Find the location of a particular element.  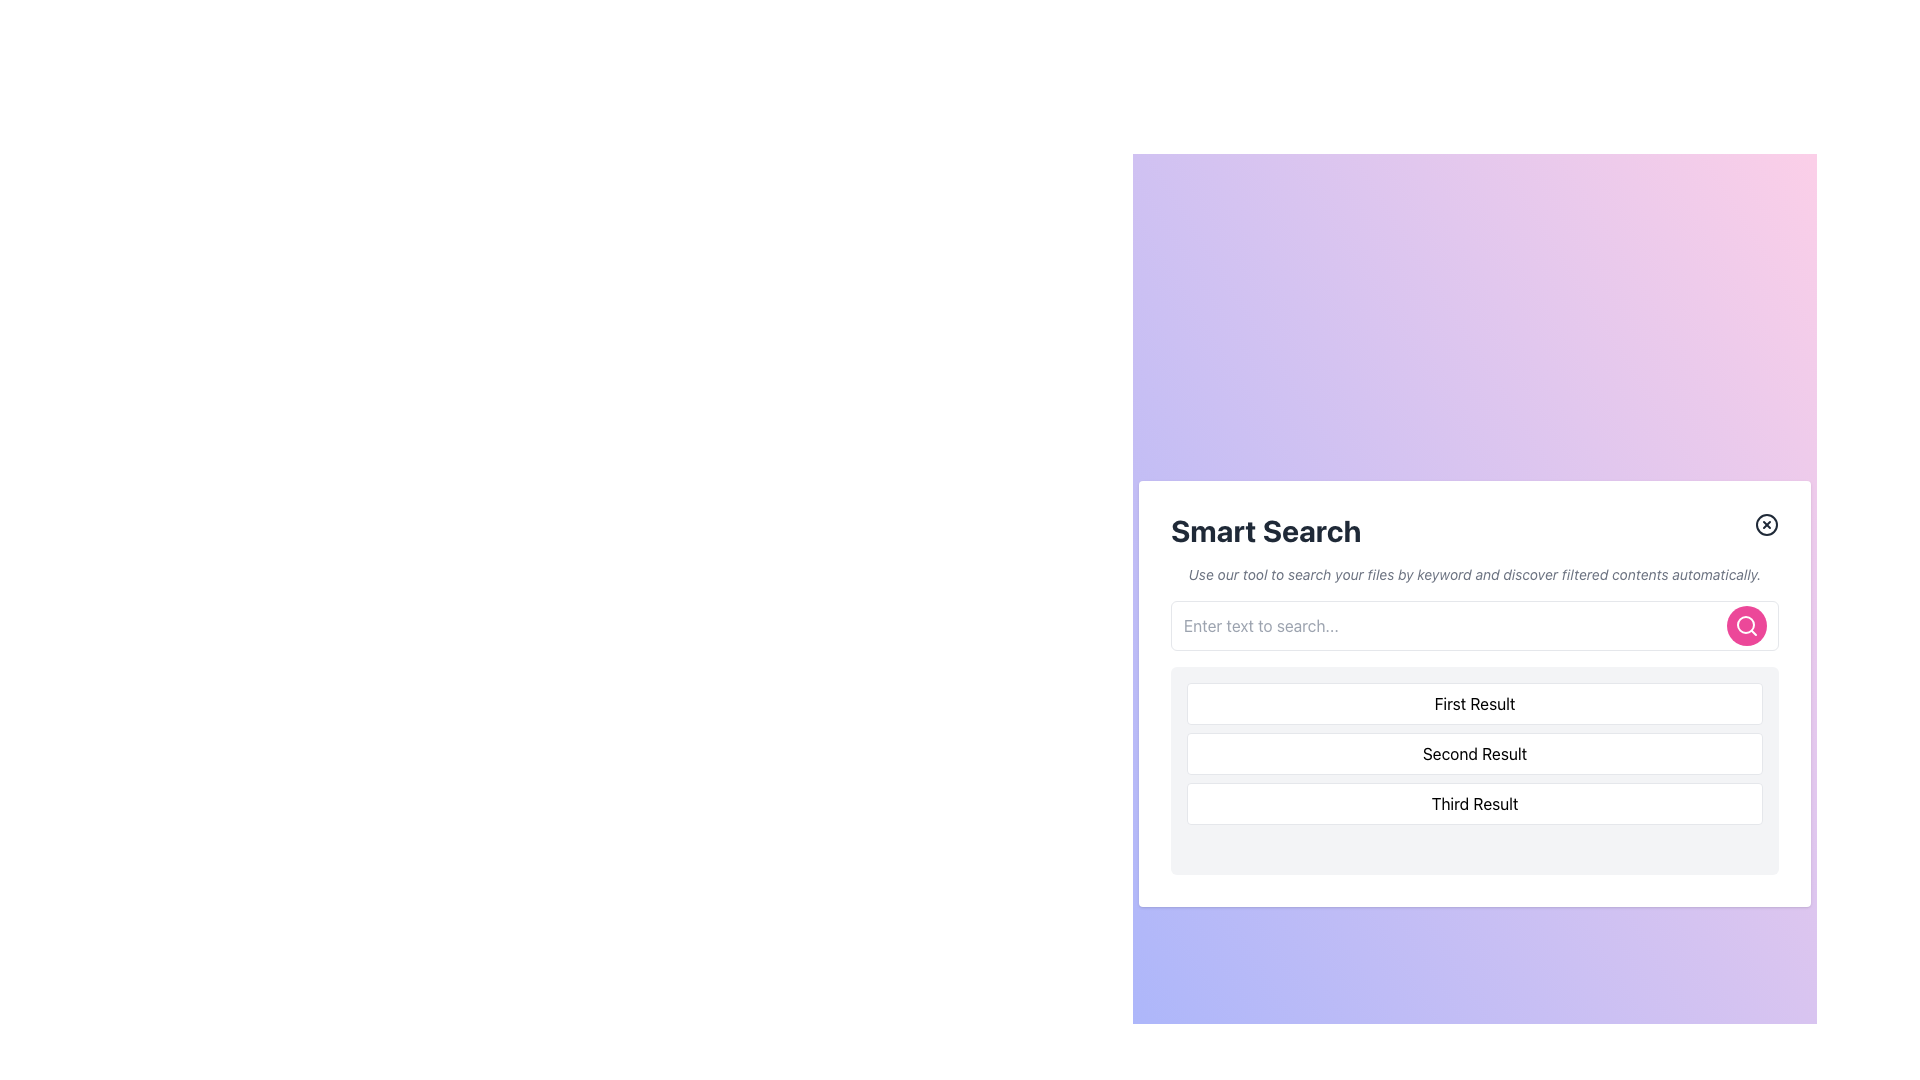

the 'Third Result' text label located in the bordered panel titled 'Smart Search' is located at coordinates (1474, 802).